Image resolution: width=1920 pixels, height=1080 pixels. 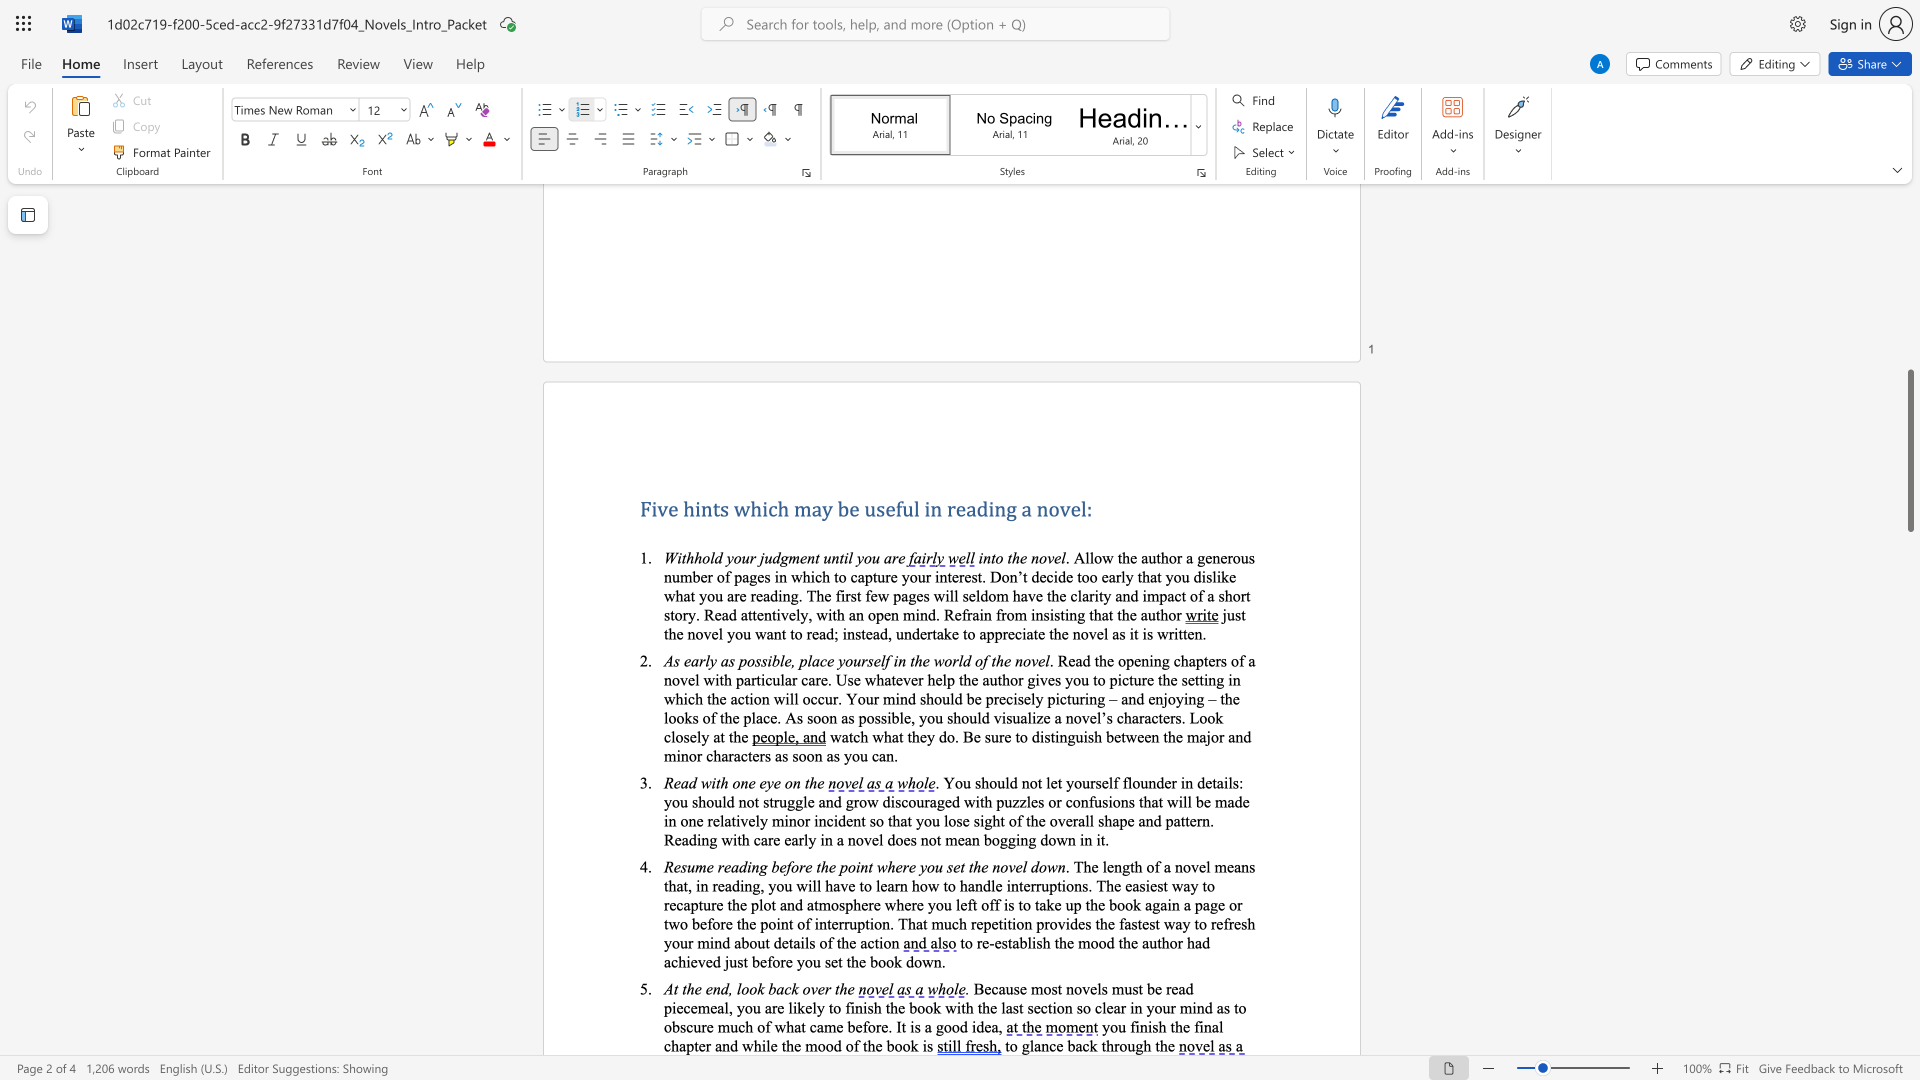 What do you see at coordinates (667, 1044) in the screenshot?
I see `the 1th character "c" in the text` at bounding box center [667, 1044].